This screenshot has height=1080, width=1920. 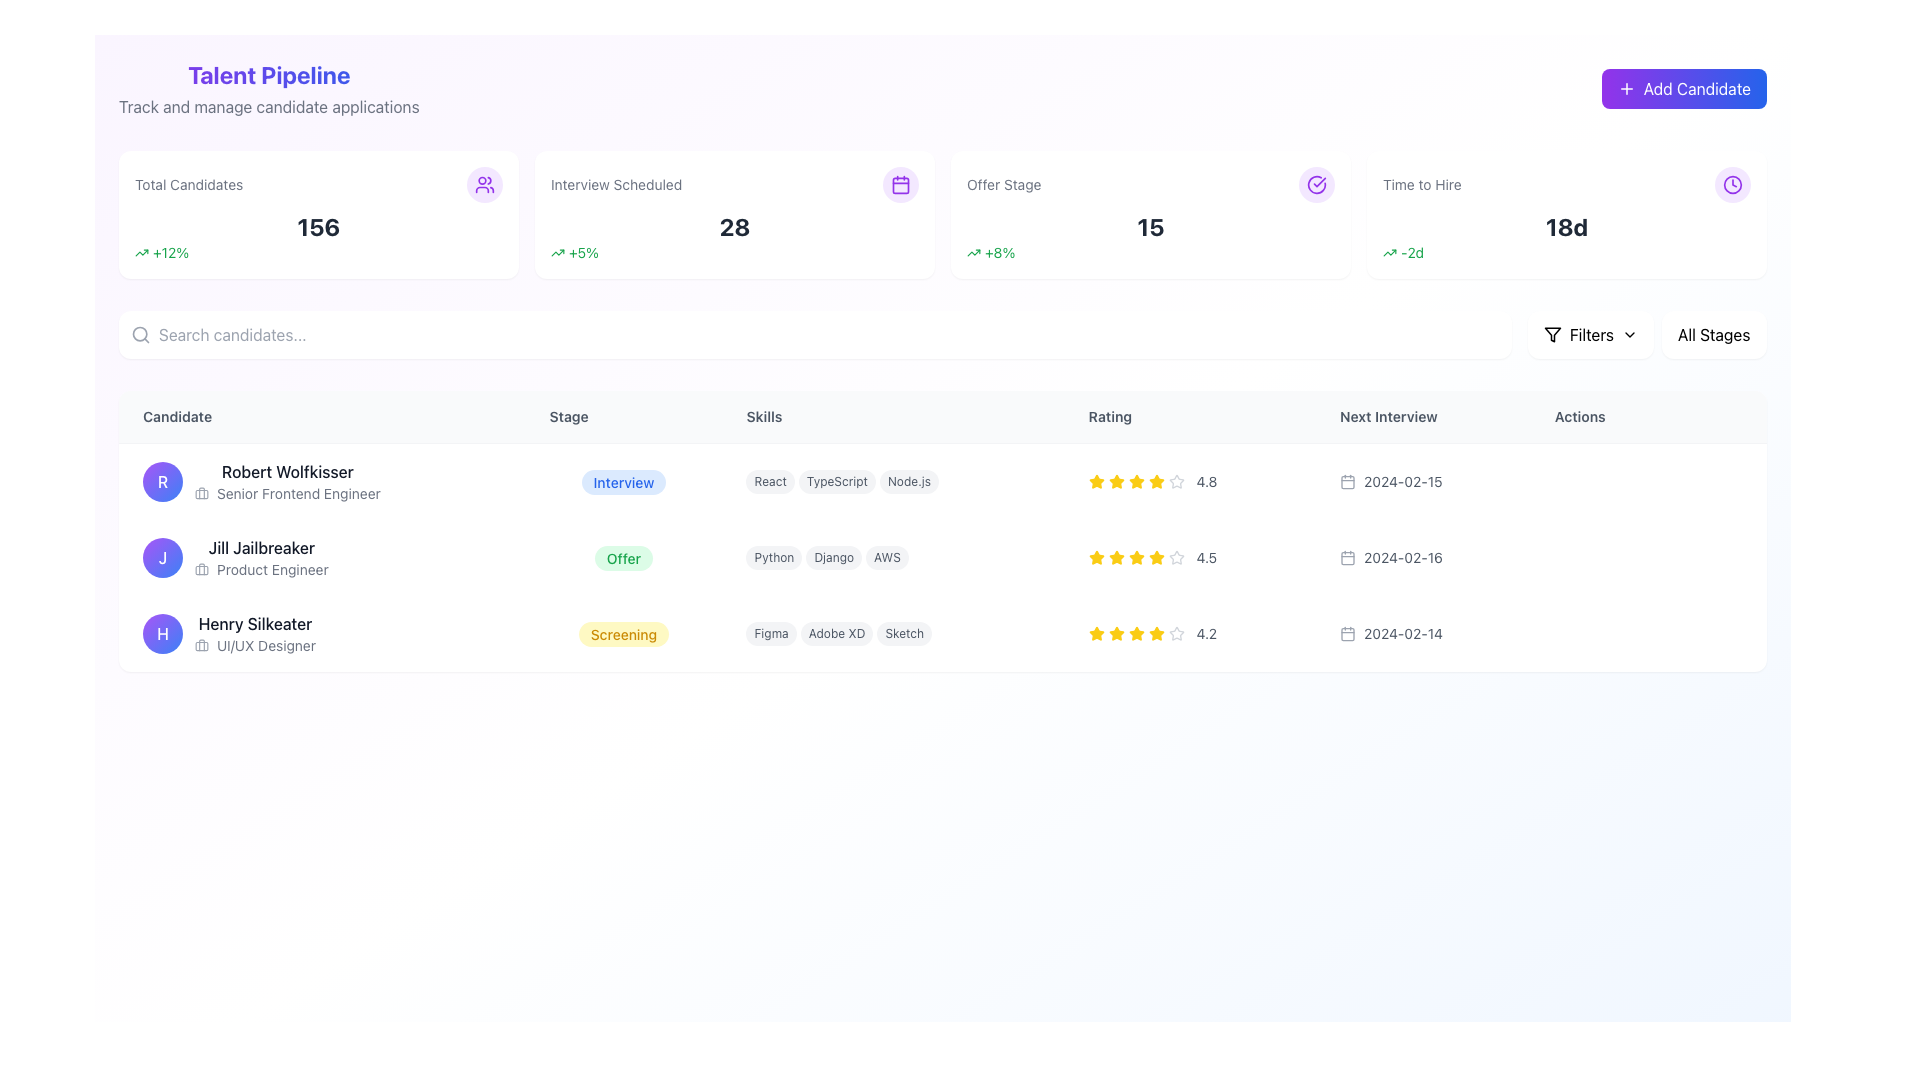 What do you see at coordinates (260, 558) in the screenshot?
I see `the text block displaying 'Jill Jailbreaker' and the accompanying briefcase icon` at bounding box center [260, 558].